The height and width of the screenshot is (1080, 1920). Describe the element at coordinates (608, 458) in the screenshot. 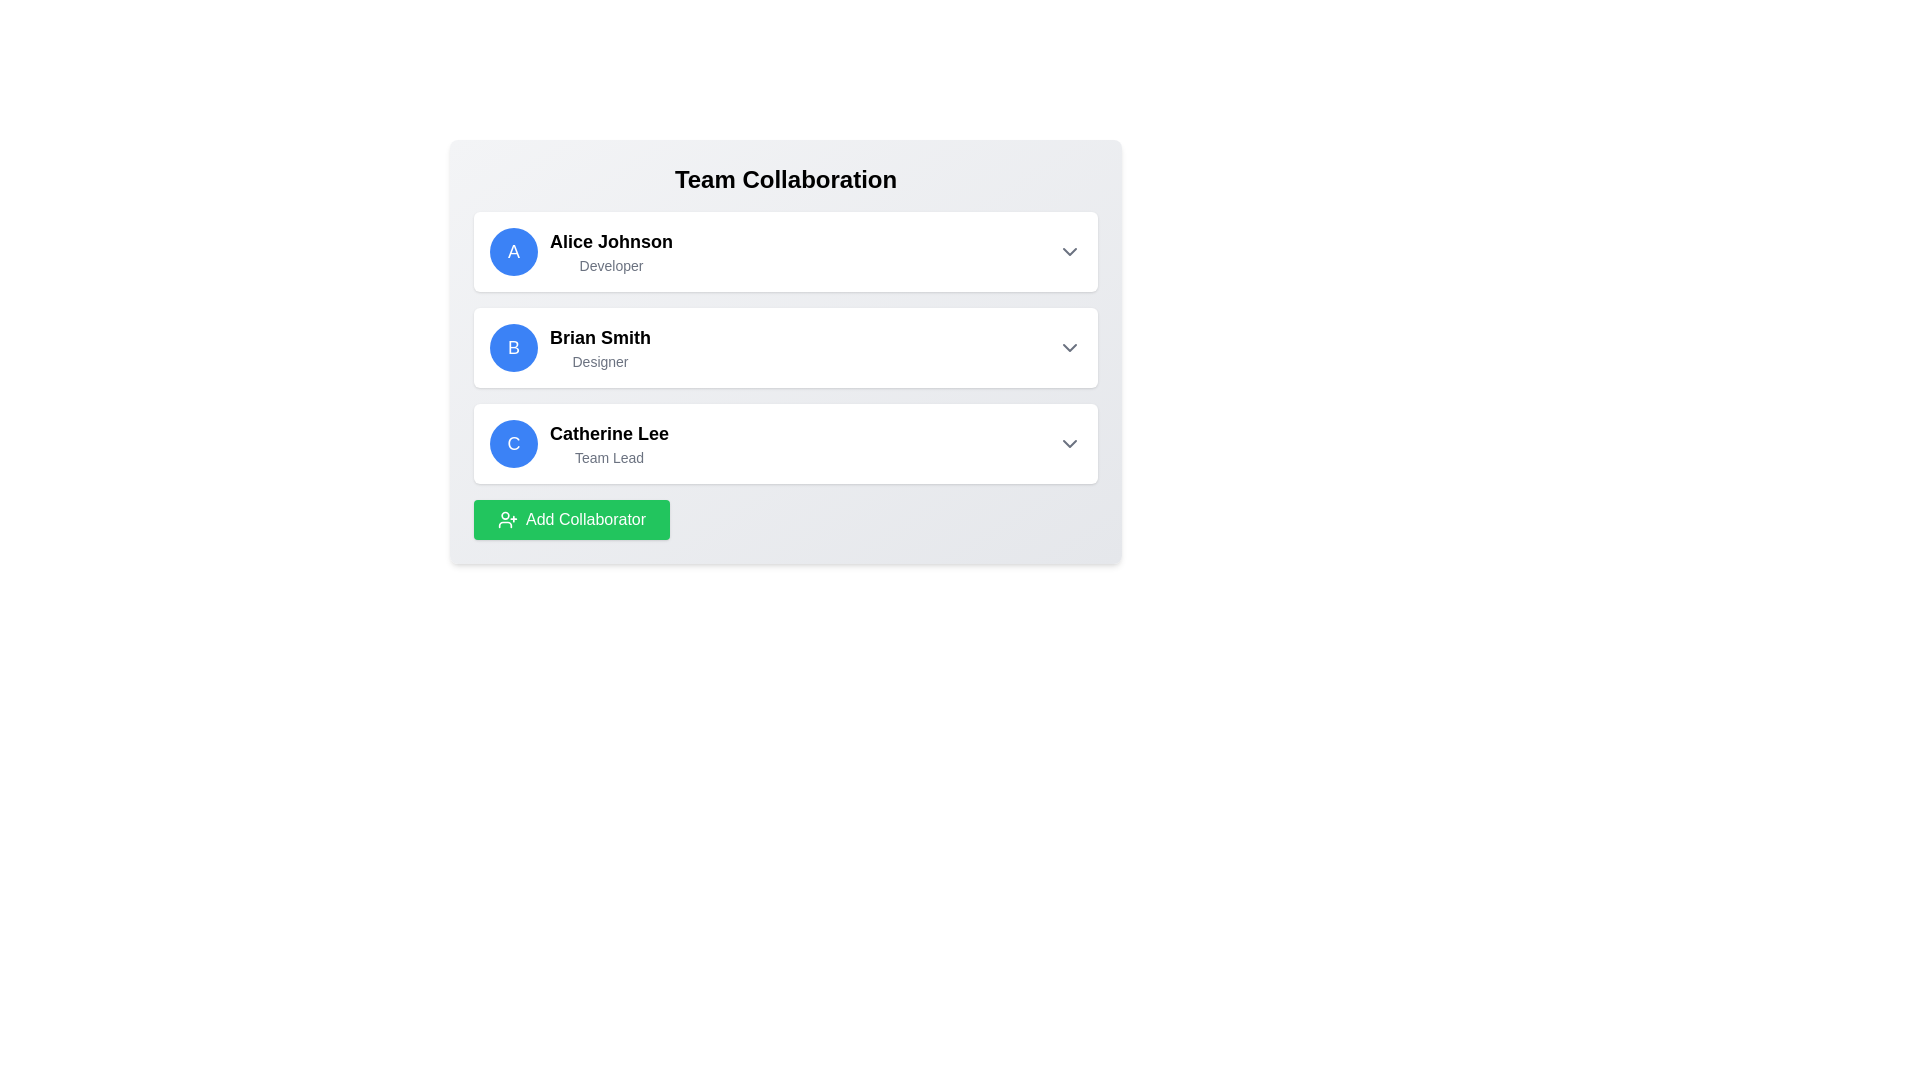

I see `the 'Team Lead' text label which is displayed in gray color and positioned below 'Catherine Lee' in the third user profile card` at that location.